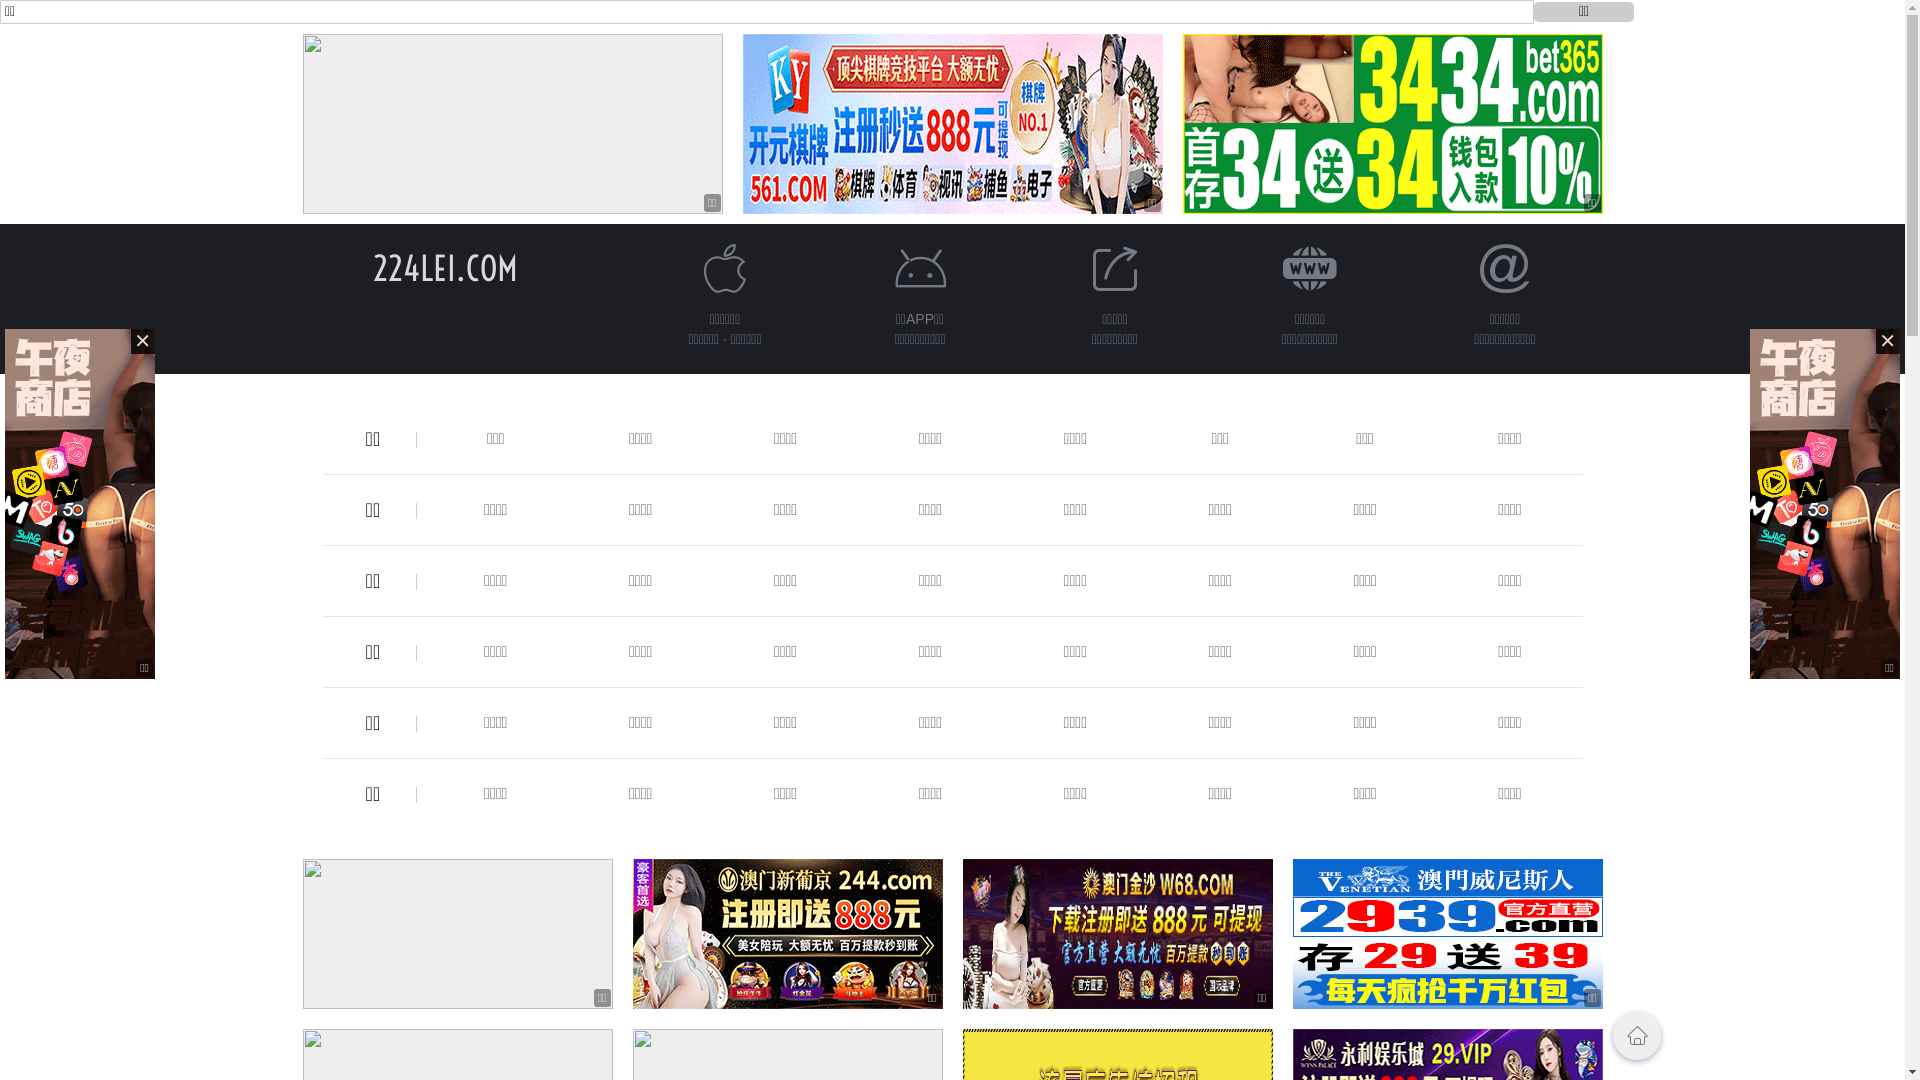  Describe the element at coordinates (444, 267) in the screenshot. I see `'224LEI.COM'` at that location.